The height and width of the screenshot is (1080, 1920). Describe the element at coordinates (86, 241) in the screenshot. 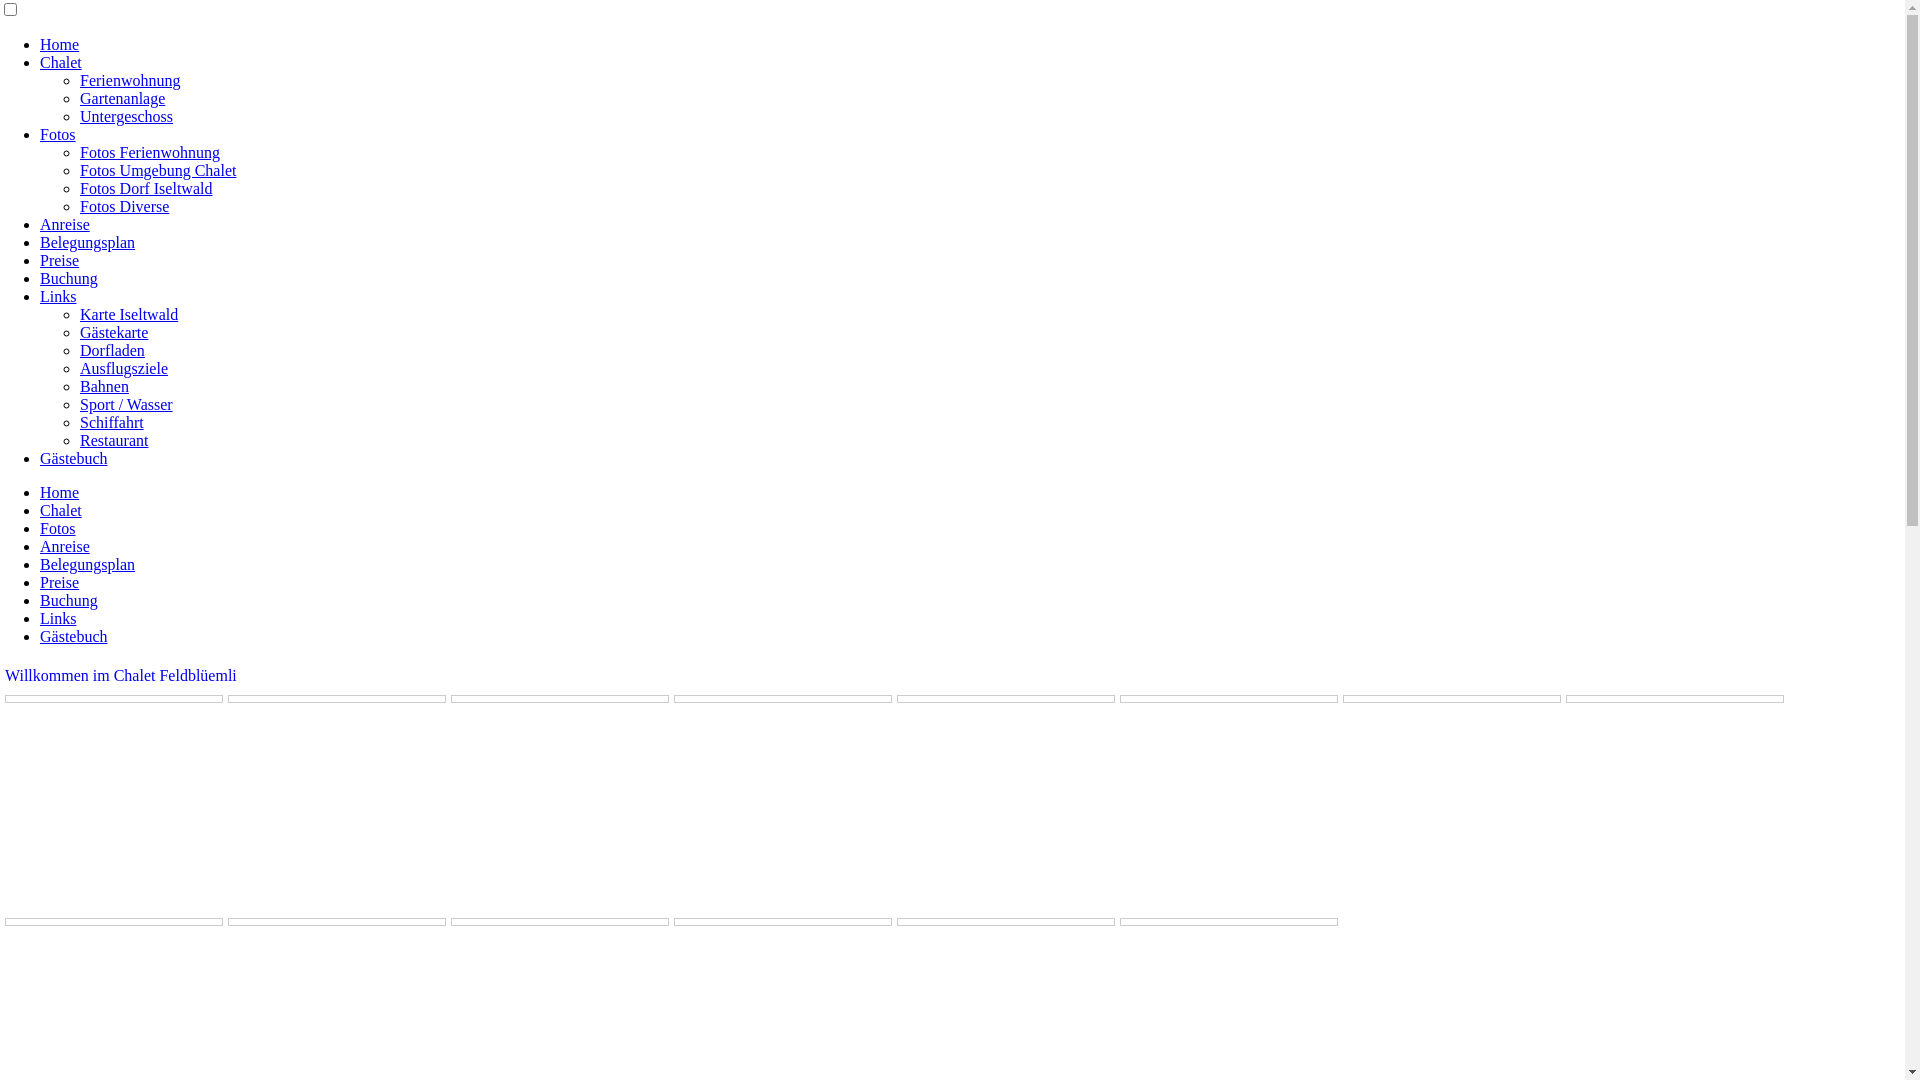

I see `'Belegungsplan'` at that location.